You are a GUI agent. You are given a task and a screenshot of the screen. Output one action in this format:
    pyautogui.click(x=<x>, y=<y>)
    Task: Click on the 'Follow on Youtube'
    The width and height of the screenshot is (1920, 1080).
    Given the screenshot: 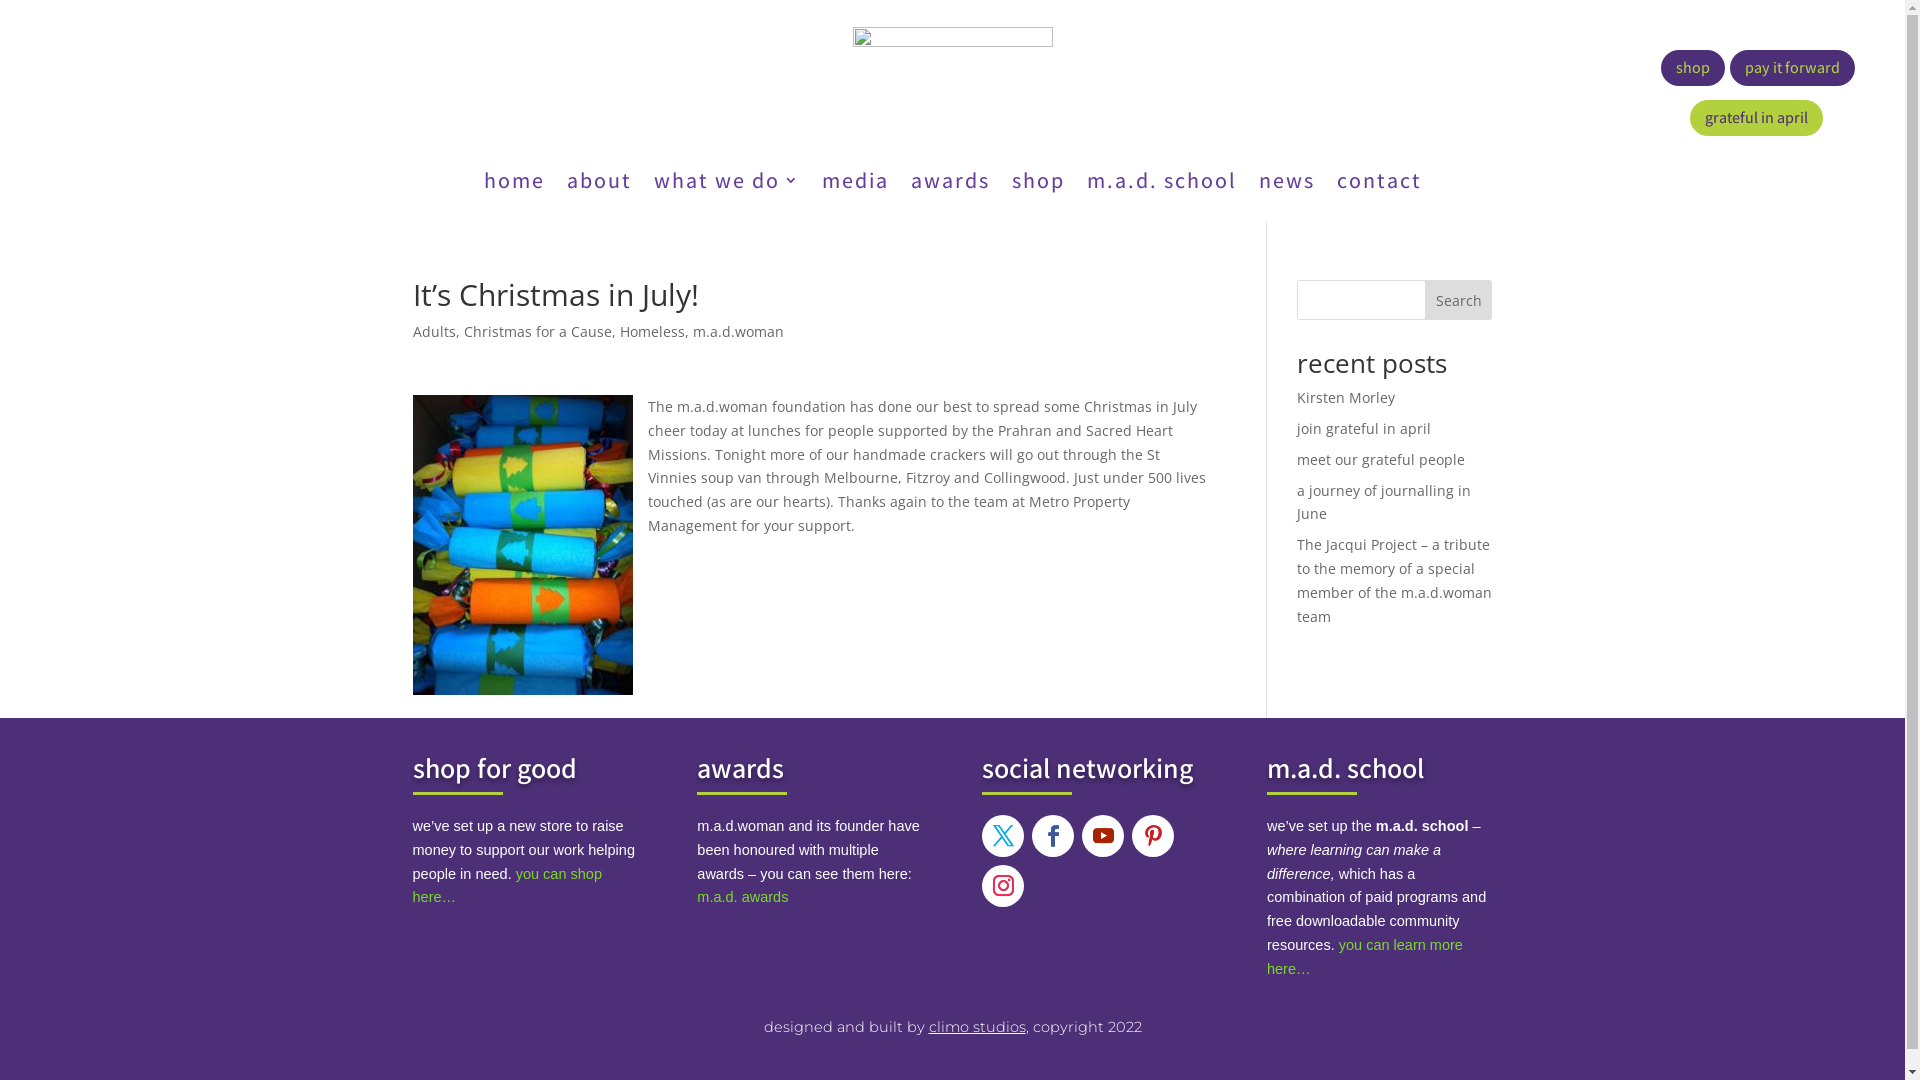 What is the action you would take?
    pyautogui.click(x=1080, y=836)
    